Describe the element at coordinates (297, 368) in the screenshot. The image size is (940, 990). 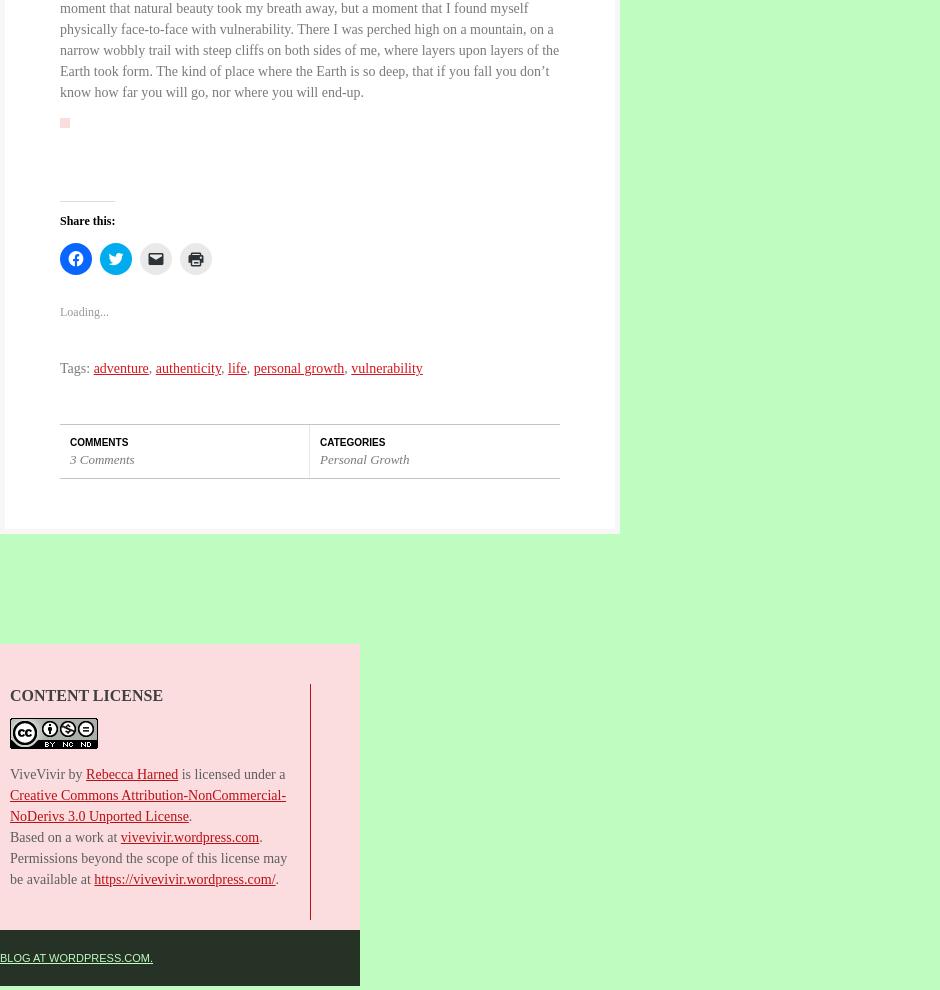
I see `'personal growth'` at that location.